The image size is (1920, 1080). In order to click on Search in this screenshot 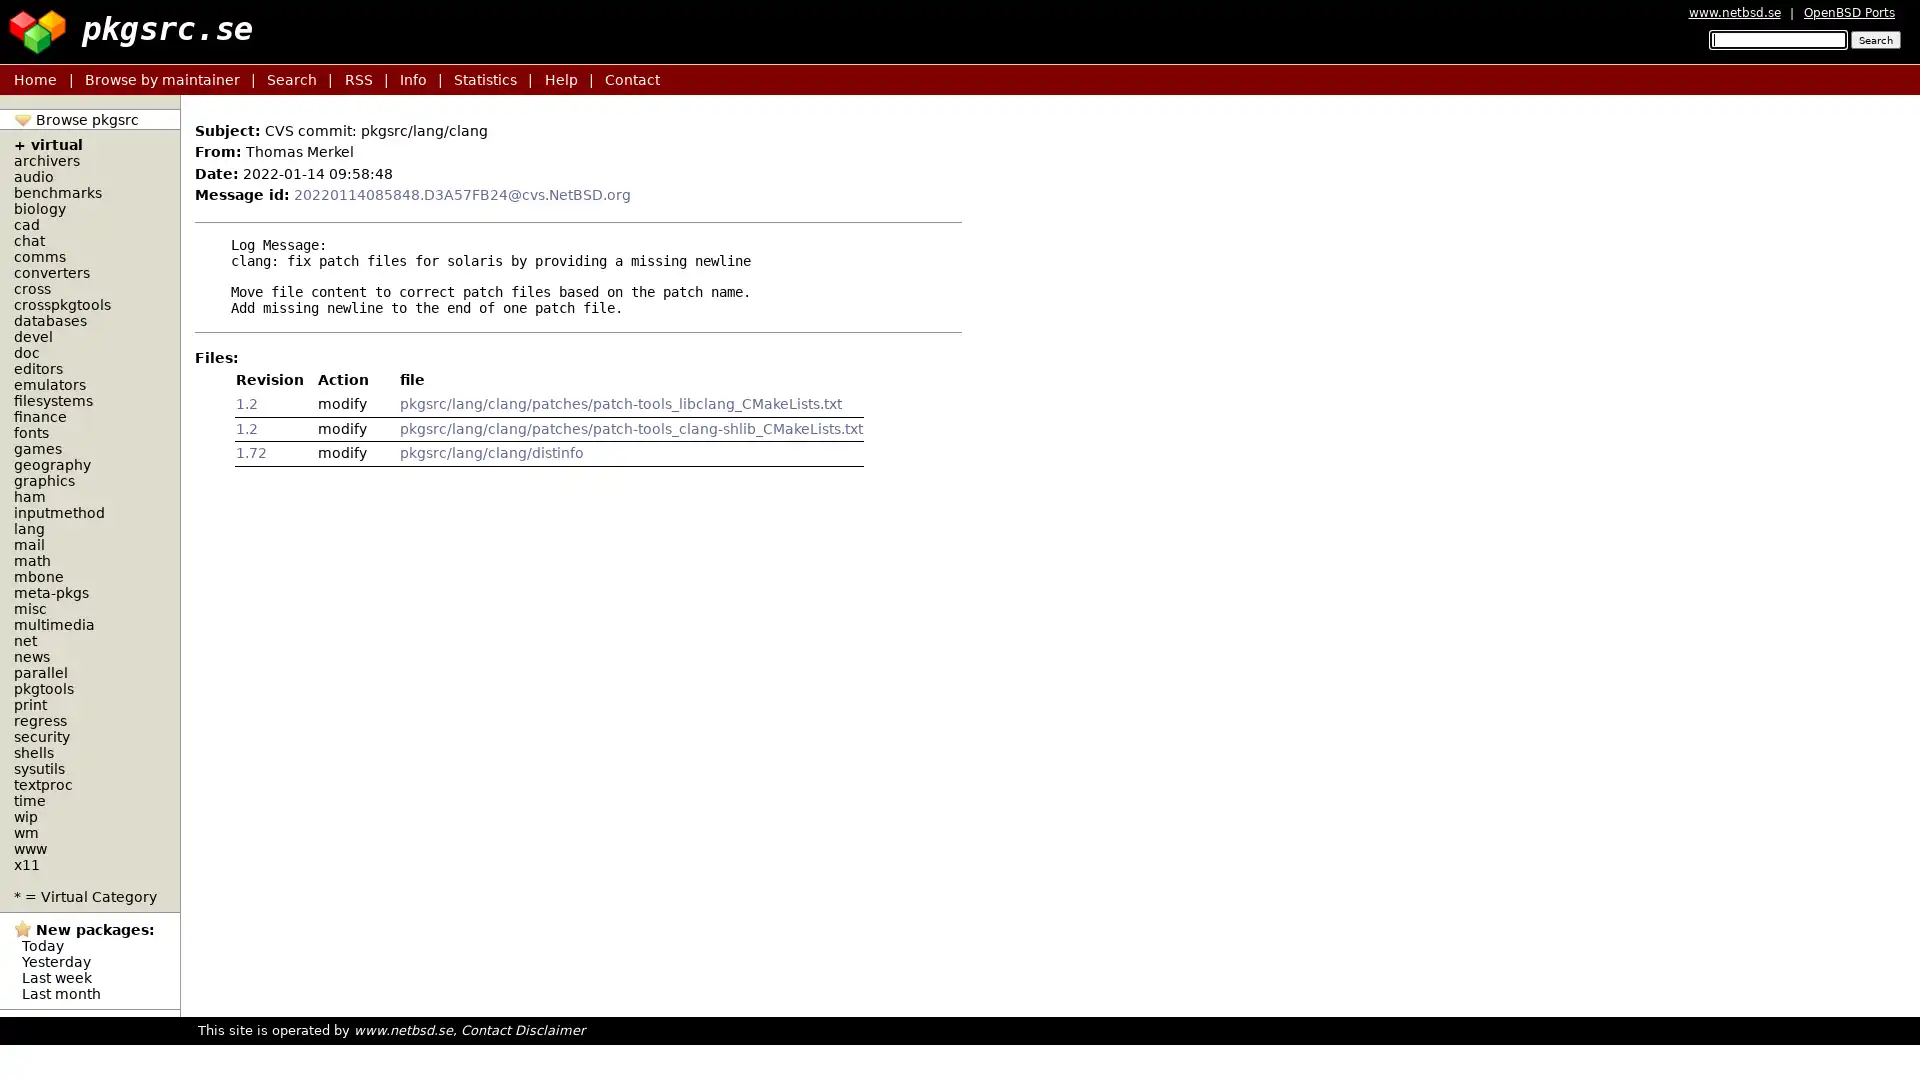, I will do `click(1874, 39)`.